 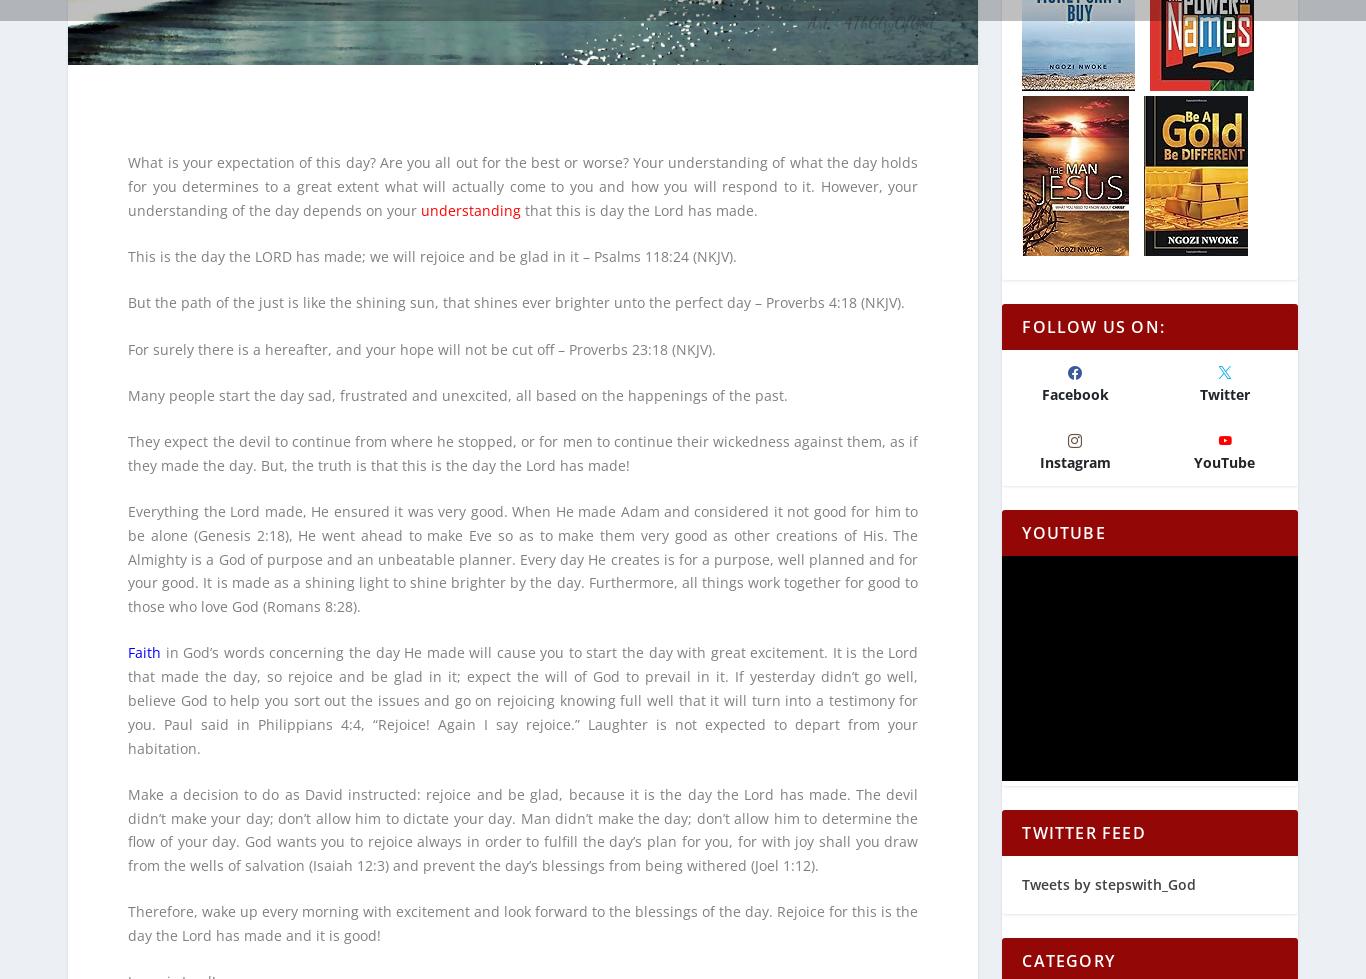 What do you see at coordinates (523, 815) in the screenshot?
I see `'Make a decision to do as David instructed: rejoice and be glad, because it is the day the Lord has made. The devil didn’t make your day; don’t allow him to dictate your day. Man didn’t make the day; don’t allow him to determine the flow of your day. God wants you to rejoice always in order to fulfill the day’s plan for you, for with joy shall you draw from the wells of salvation (Isaiah 12:3) and prevent the day’s blessings from being withered (Joel 1:12).'` at bounding box center [523, 815].